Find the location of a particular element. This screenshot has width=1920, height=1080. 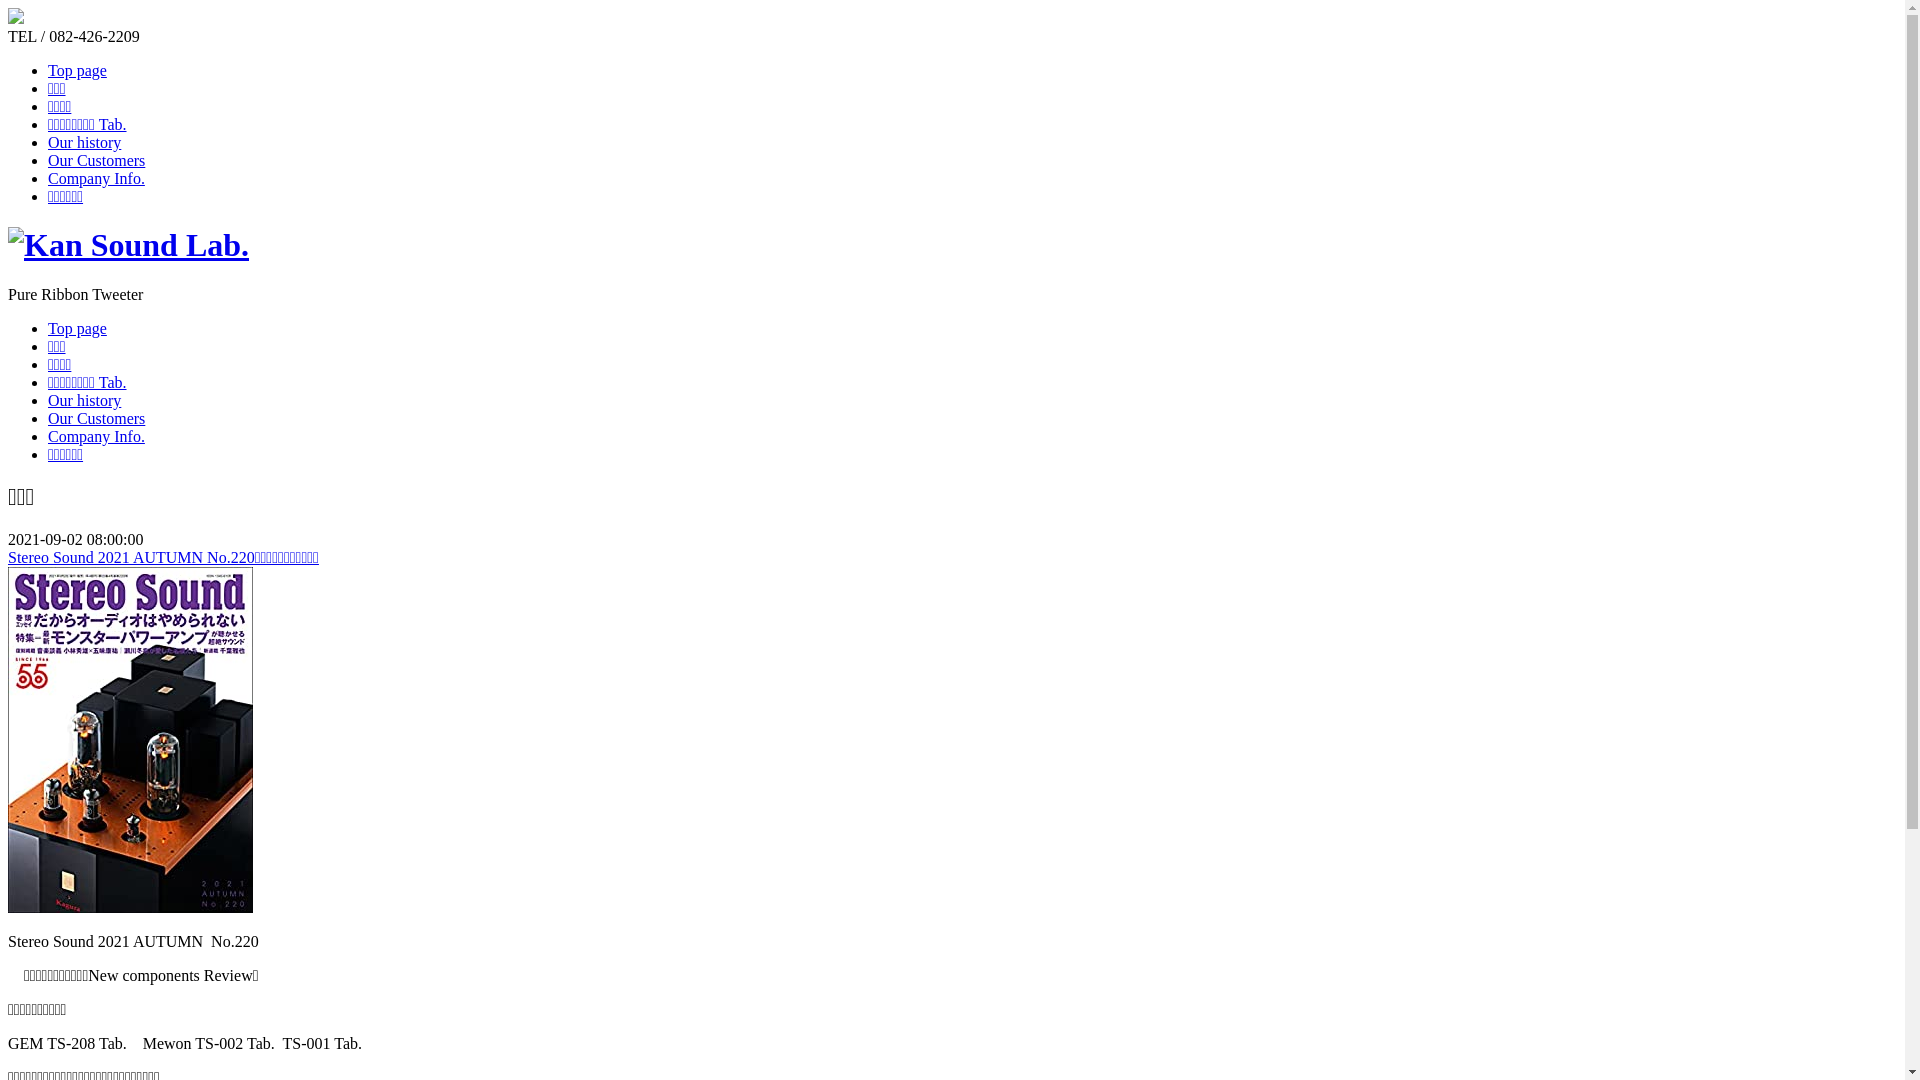

'Company Info.' is located at coordinates (95, 435).